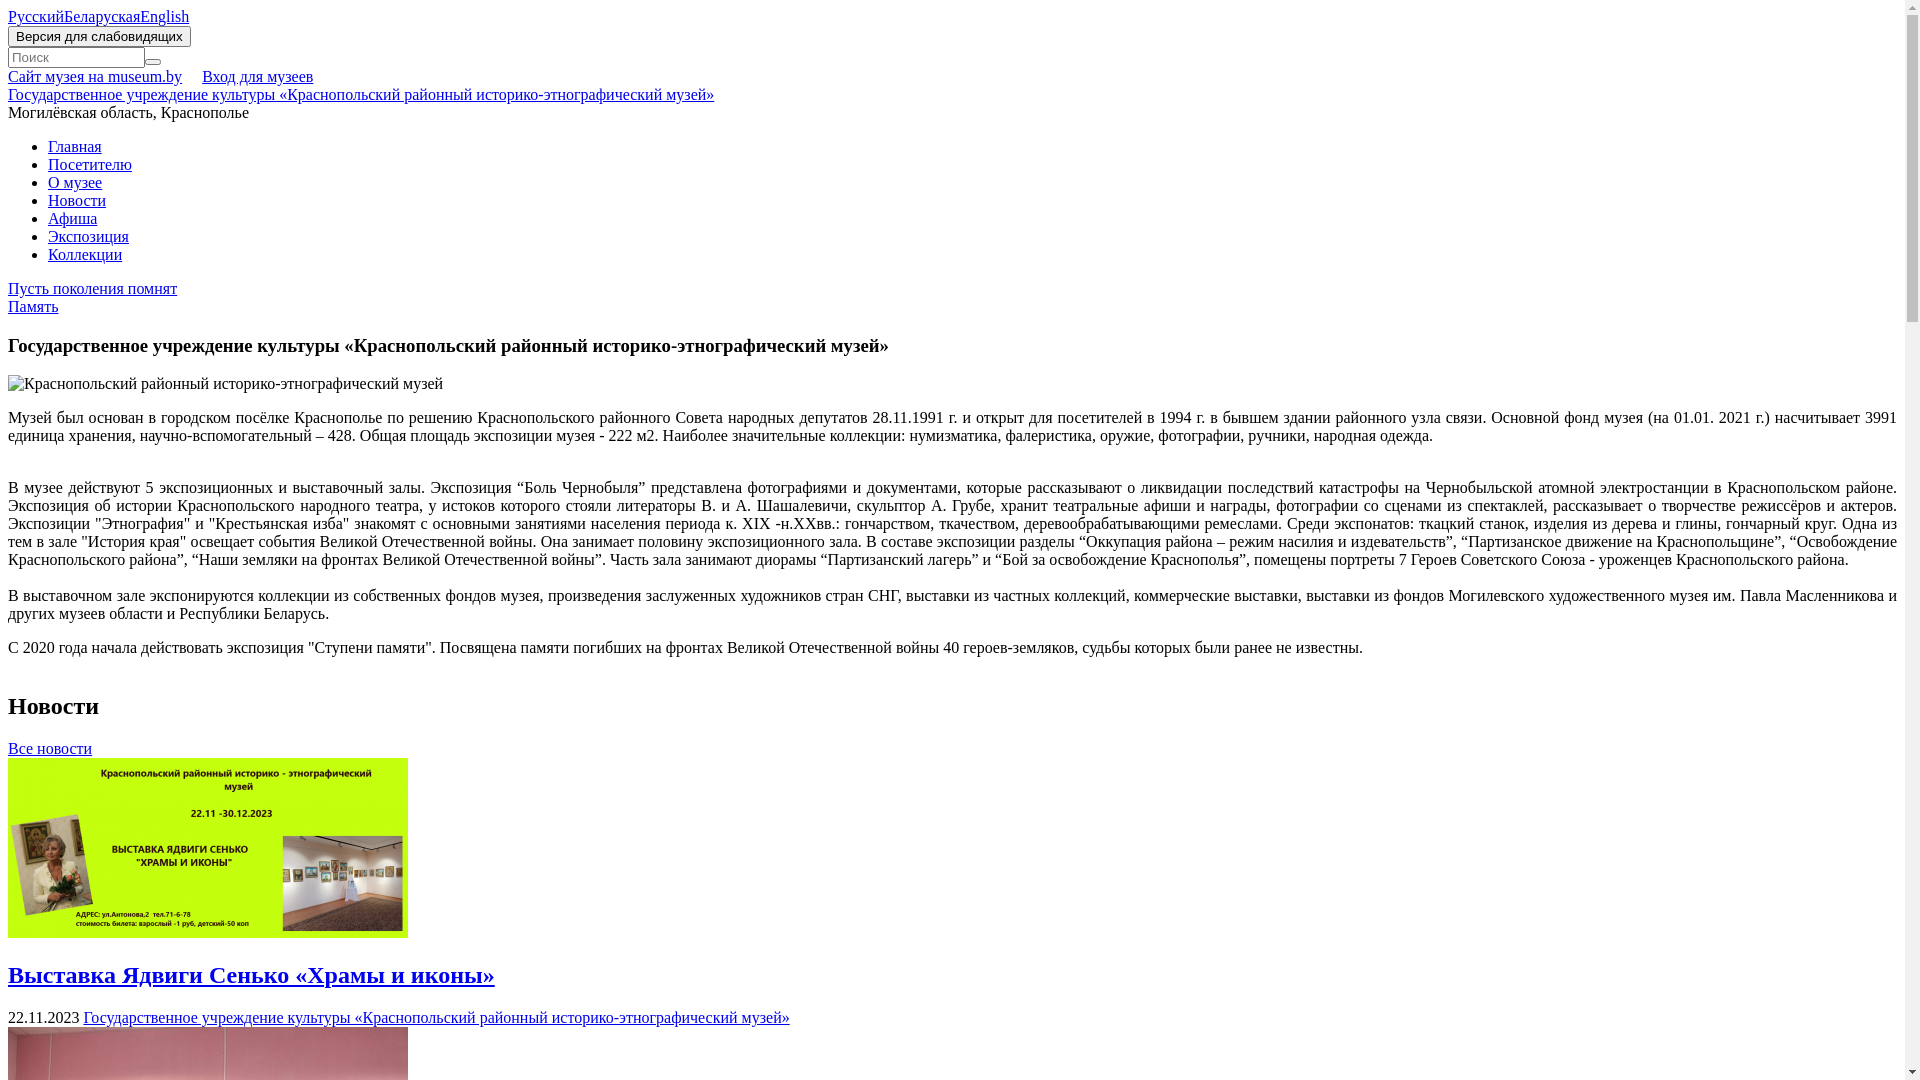  What do you see at coordinates (138, 16) in the screenshot?
I see `'English'` at bounding box center [138, 16].